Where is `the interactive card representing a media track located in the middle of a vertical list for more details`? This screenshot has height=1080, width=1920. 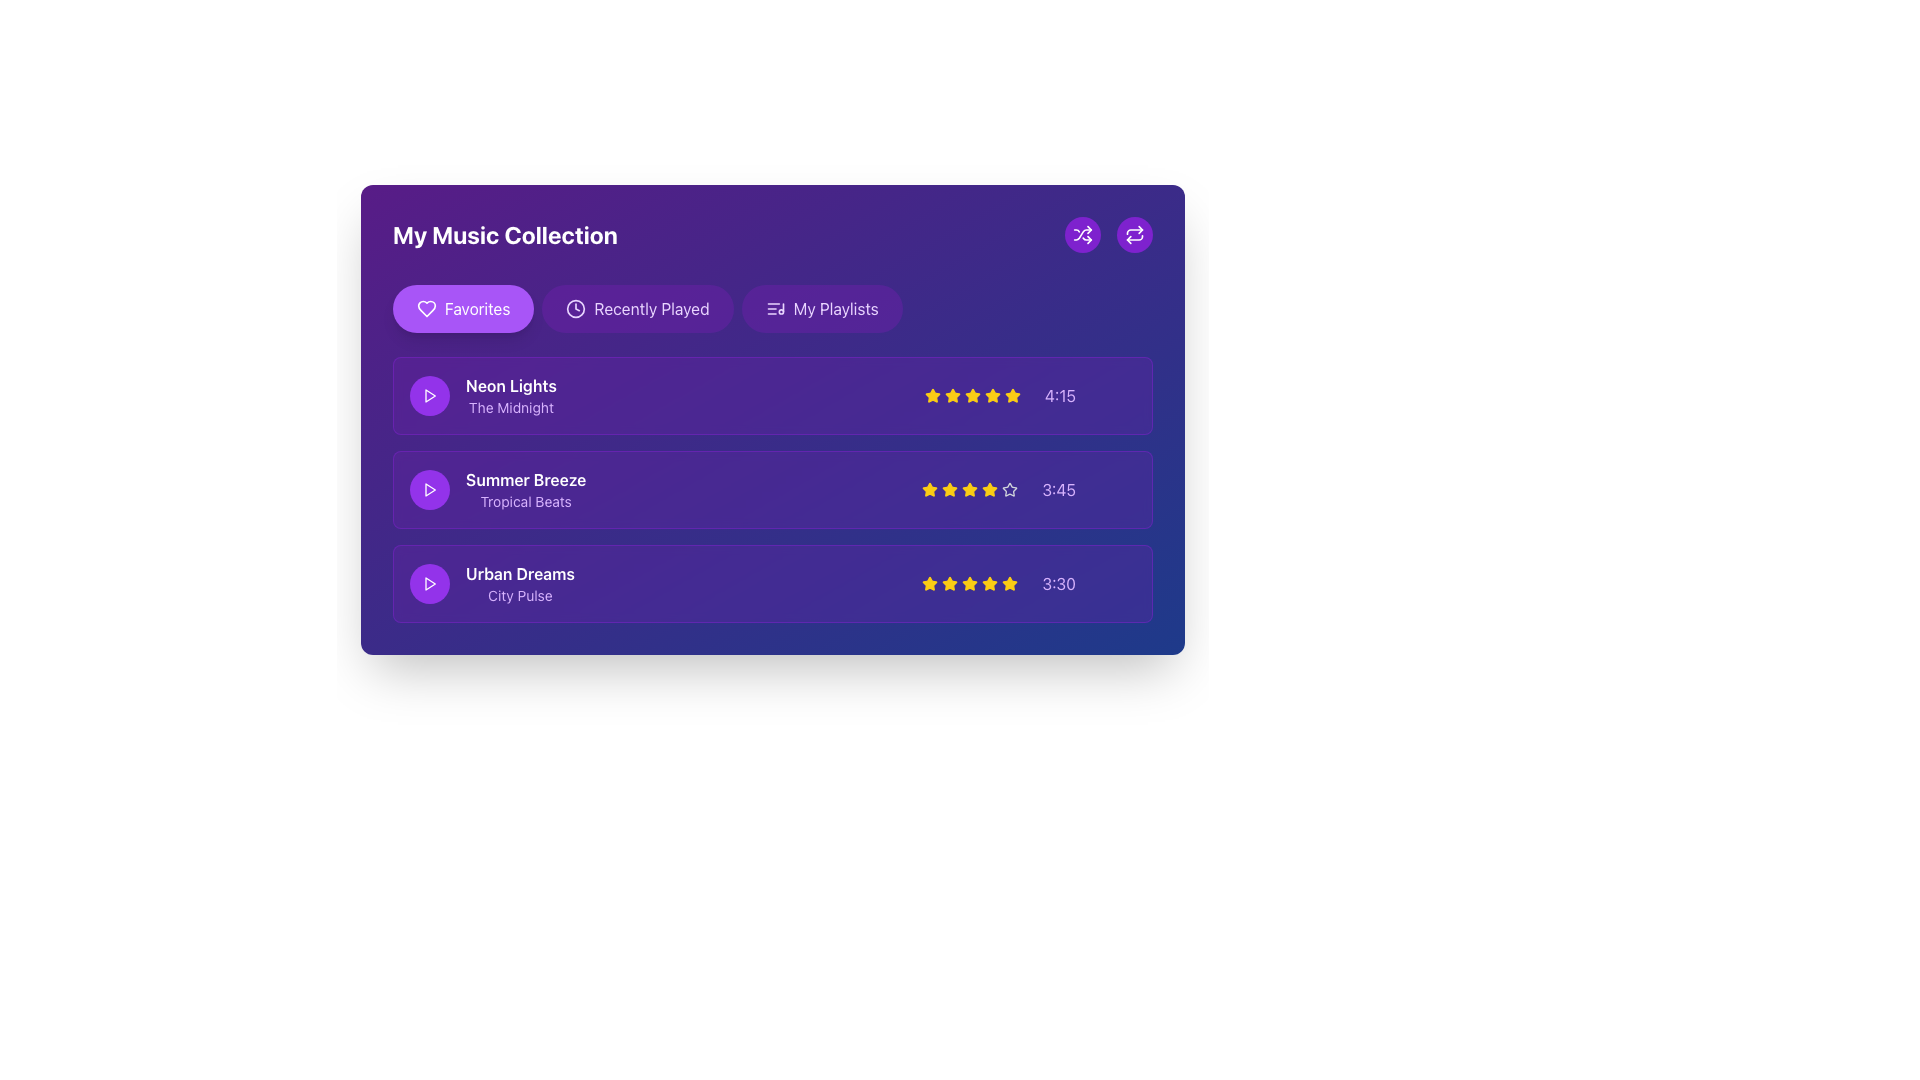
the interactive card representing a media track located in the middle of a vertical list for more details is located at coordinates (771, 489).